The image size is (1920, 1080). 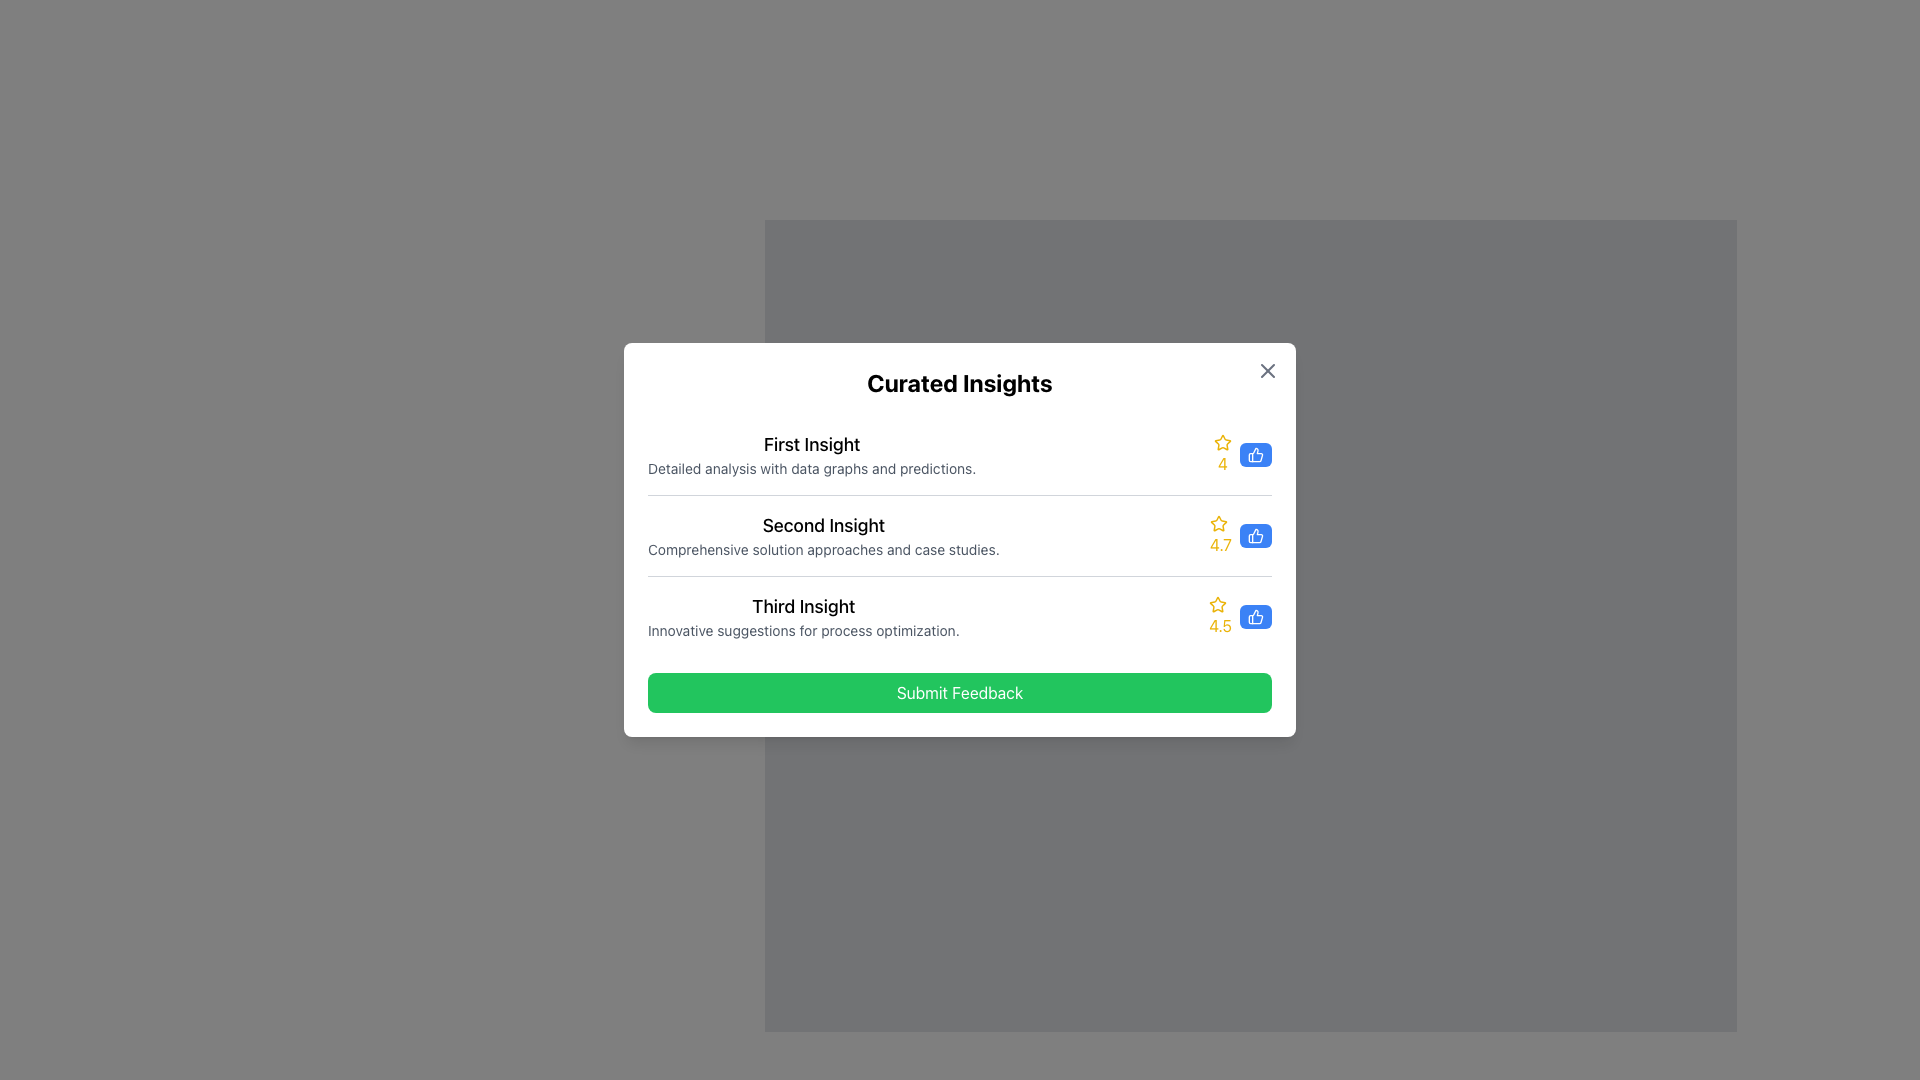 What do you see at coordinates (1222, 442) in the screenshot?
I see `the gold star-shaped icon with a hollow design, located in the 'First Insight' section, positioned to the left of the numerical rating '4'` at bounding box center [1222, 442].